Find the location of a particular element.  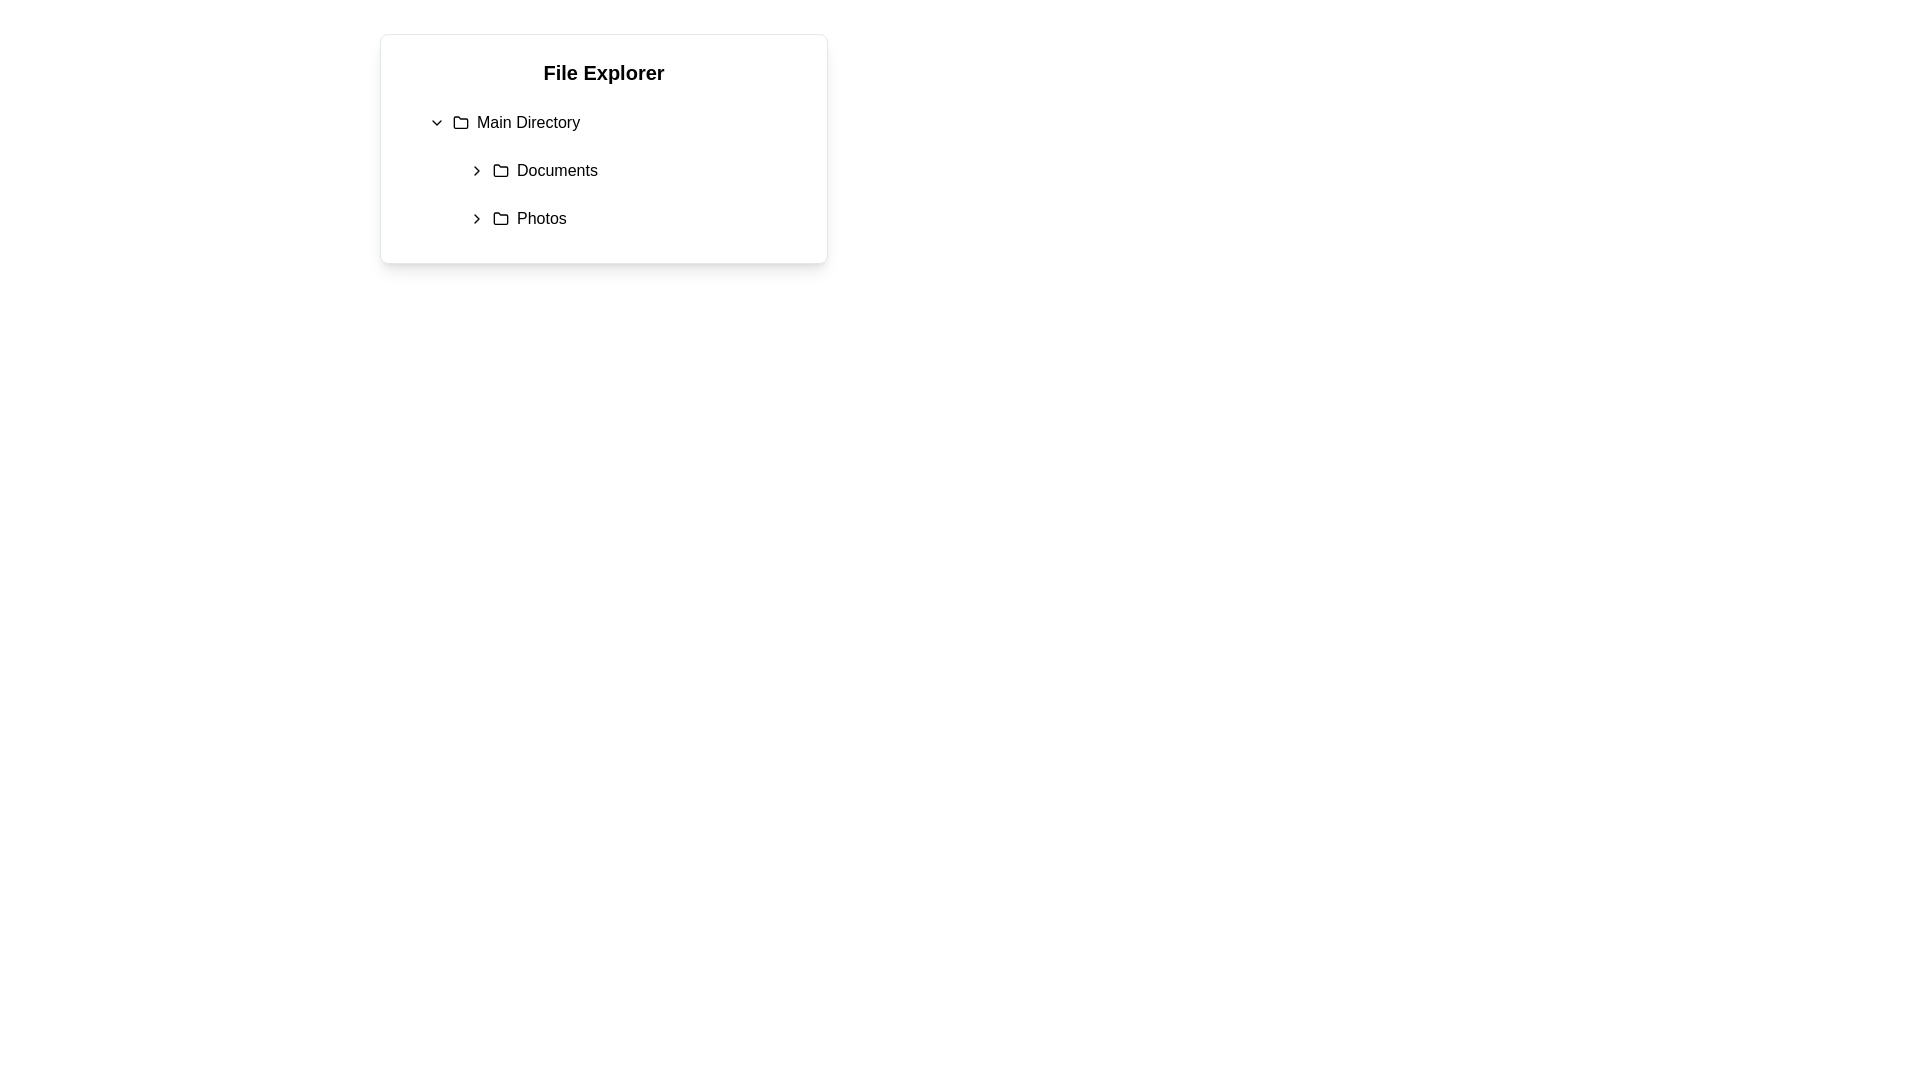

the folder icon located to the left of the 'Main Directory' text in the file explorer interface is located at coordinates (459, 122).